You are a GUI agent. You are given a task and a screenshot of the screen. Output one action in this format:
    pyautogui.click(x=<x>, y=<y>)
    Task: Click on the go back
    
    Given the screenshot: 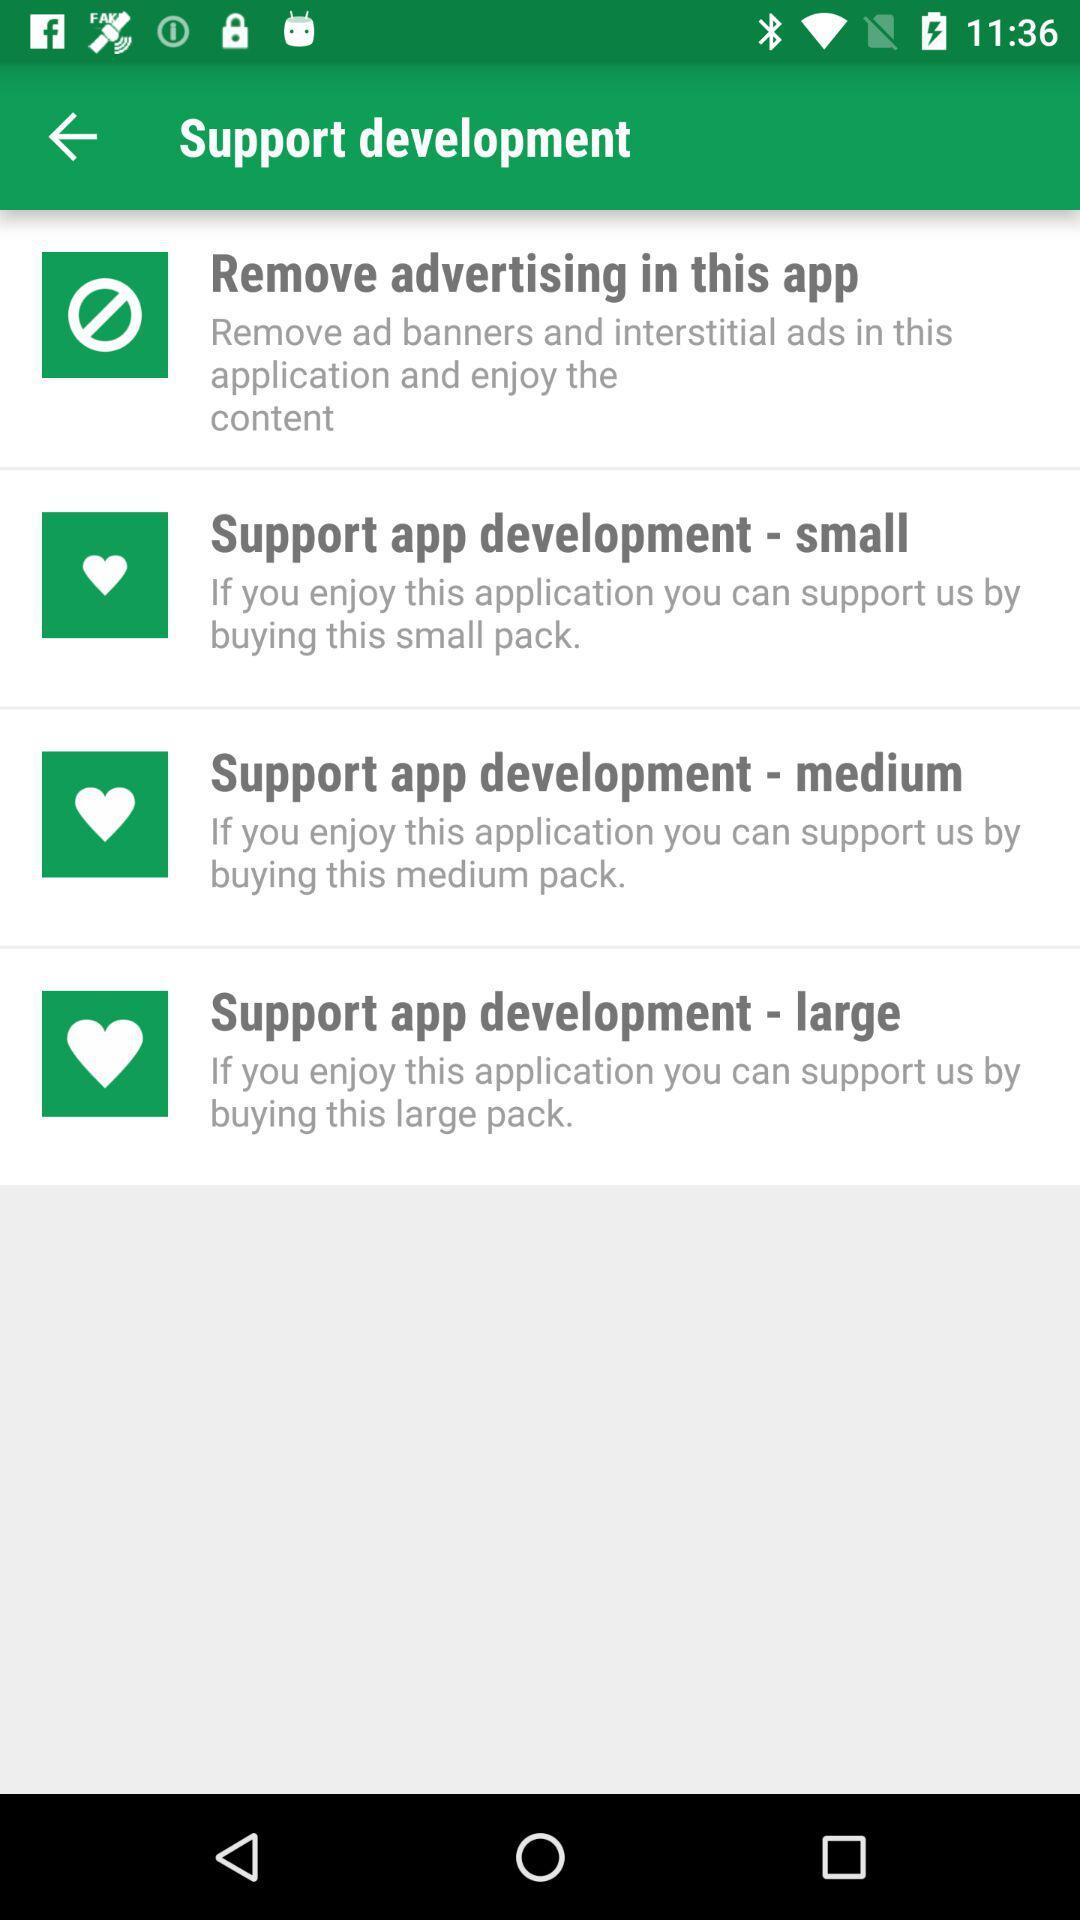 What is the action you would take?
    pyautogui.click(x=72, y=135)
    